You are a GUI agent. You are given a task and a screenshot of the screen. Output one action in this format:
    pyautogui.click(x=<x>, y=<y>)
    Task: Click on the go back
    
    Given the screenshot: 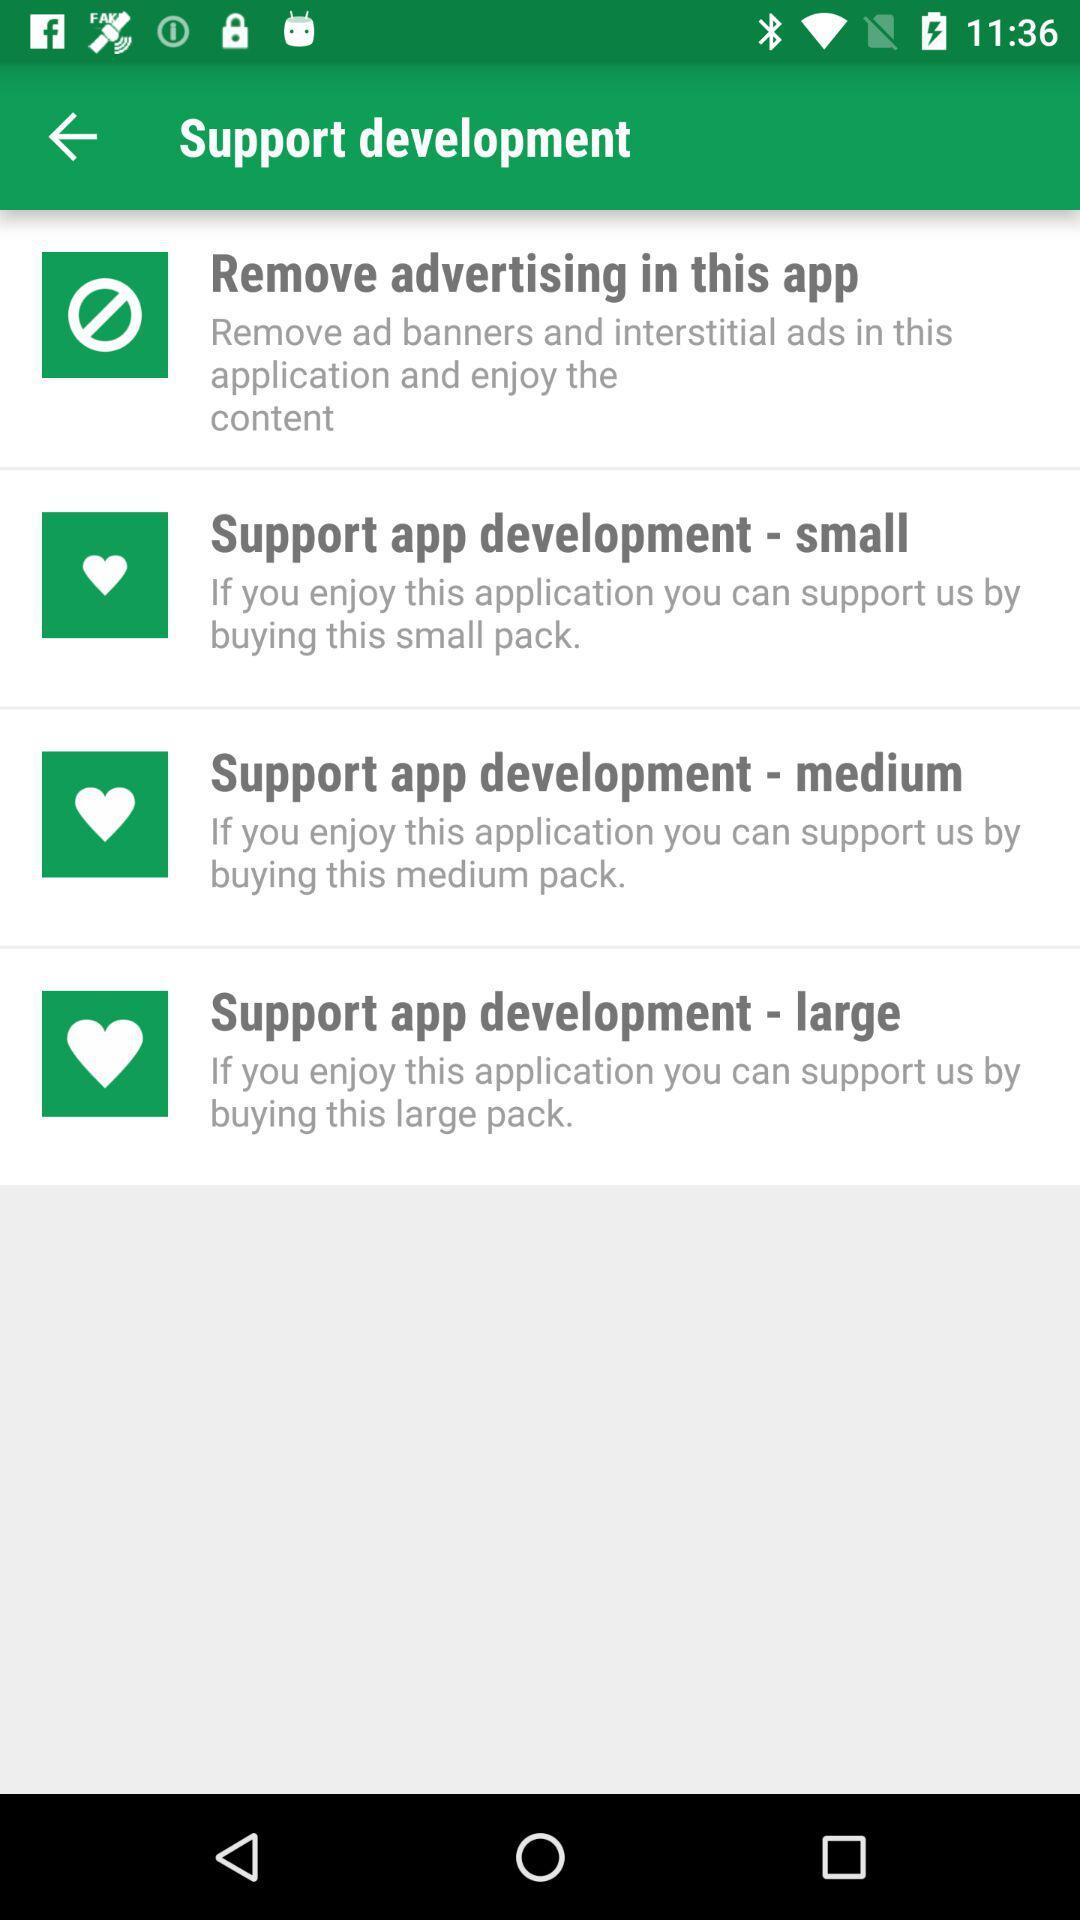 What is the action you would take?
    pyautogui.click(x=72, y=135)
    